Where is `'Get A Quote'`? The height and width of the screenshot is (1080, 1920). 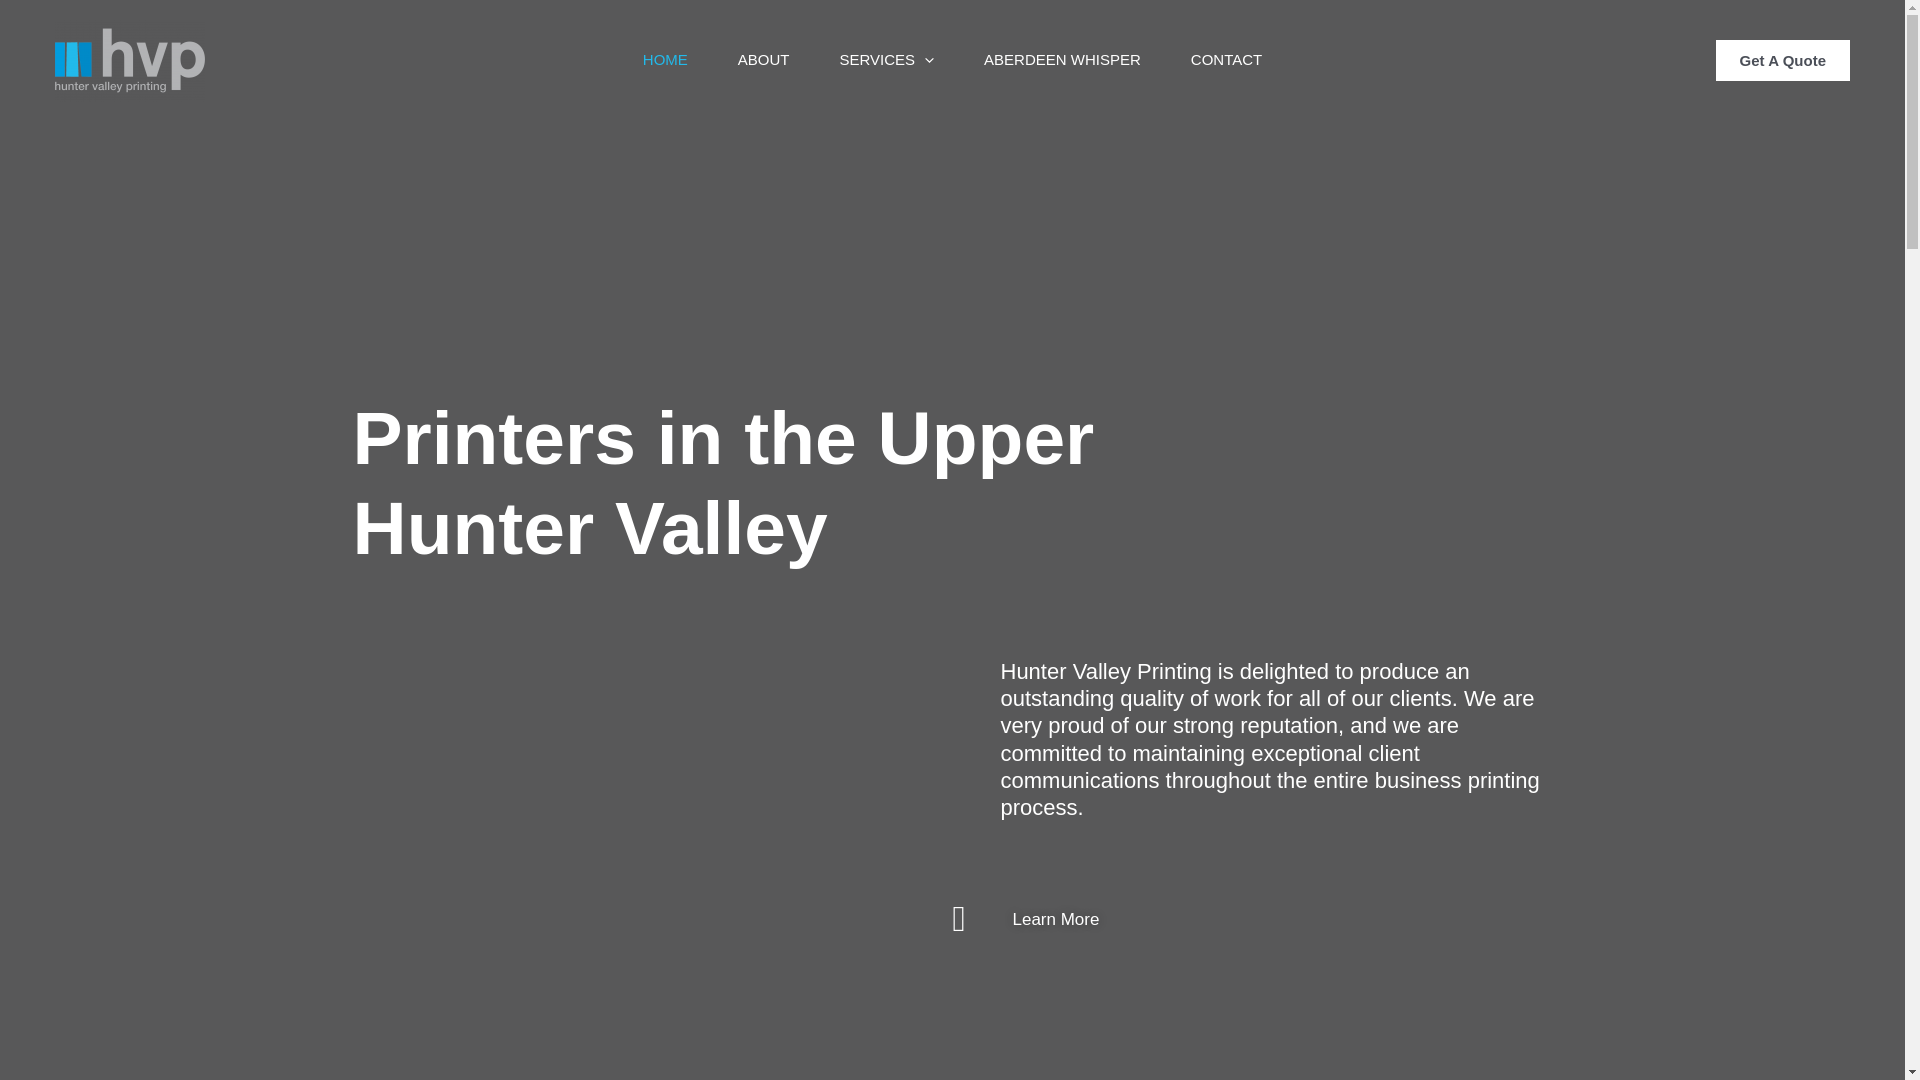
'Get A Quote' is located at coordinates (1715, 59).